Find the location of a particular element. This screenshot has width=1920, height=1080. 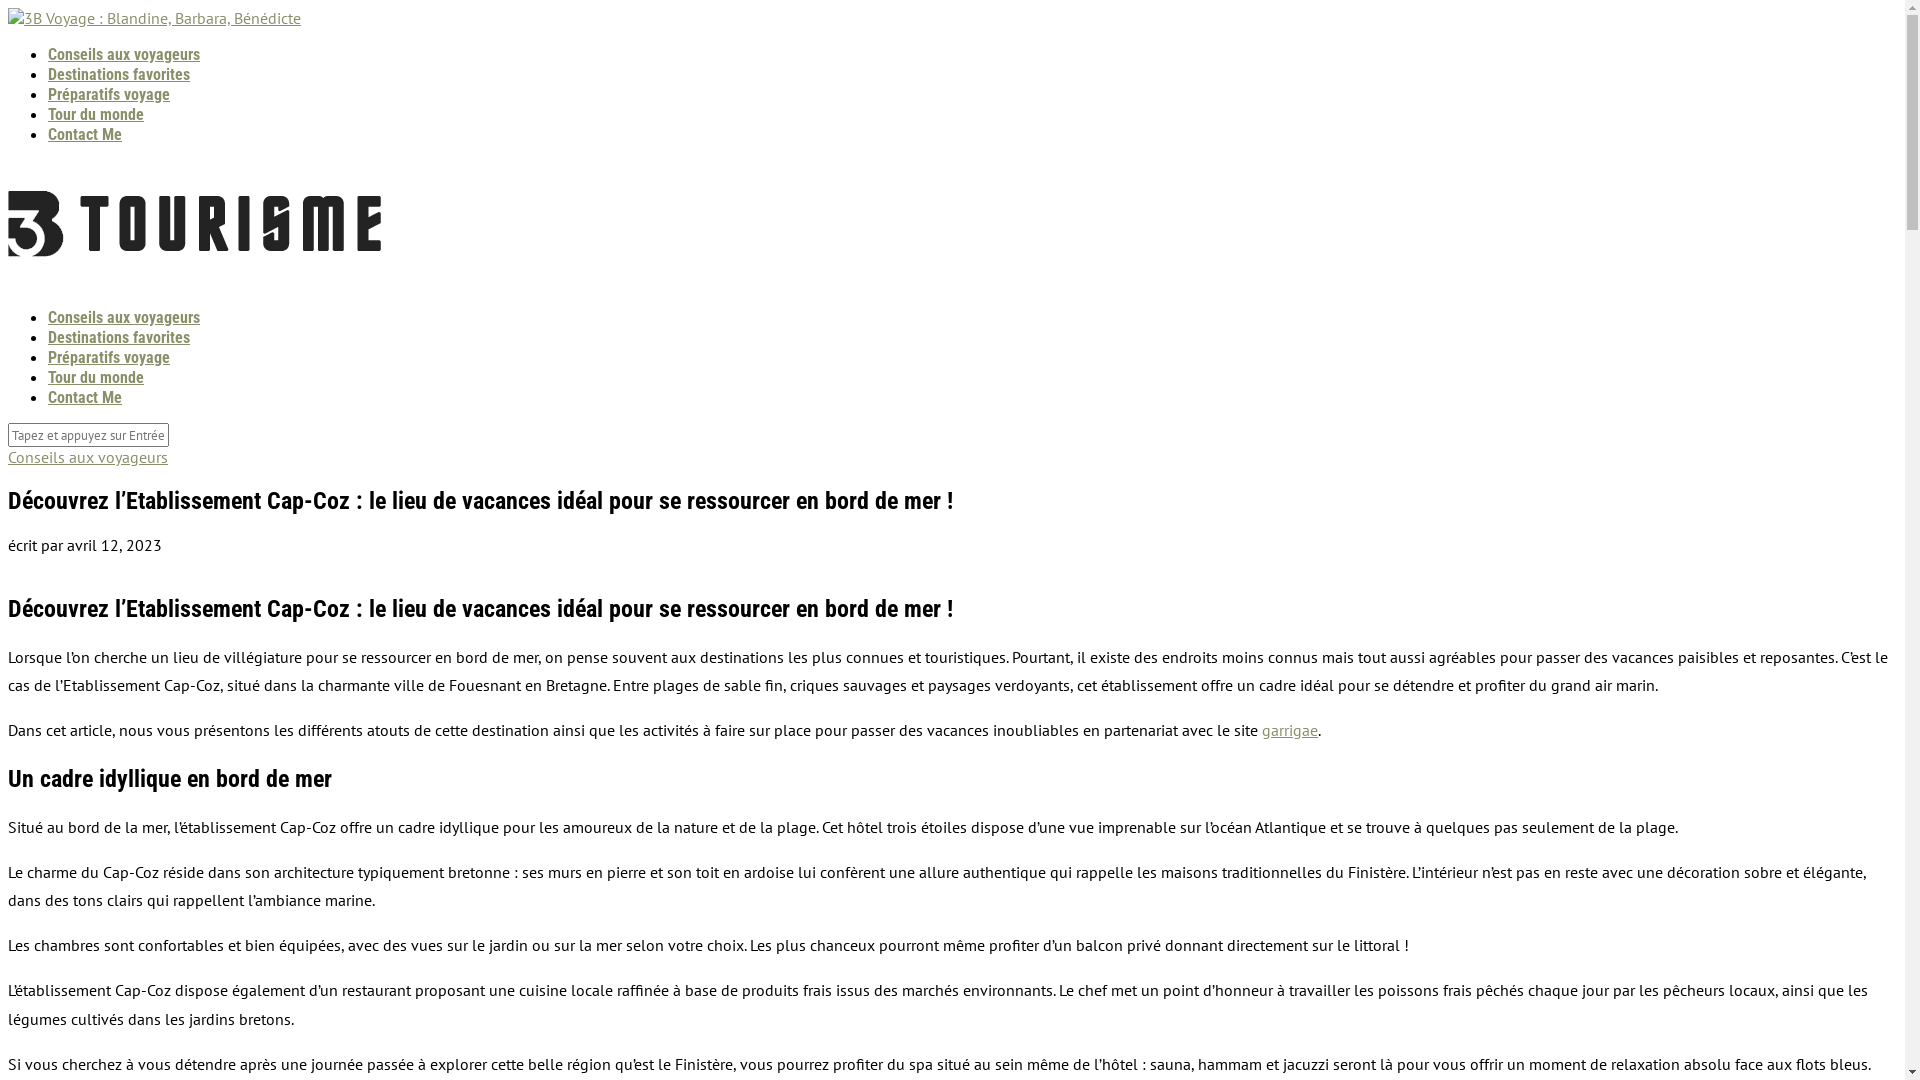

'dcea4bdffb63d6ab8ff4d0feb844ed71' is located at coordinates (10, 569).